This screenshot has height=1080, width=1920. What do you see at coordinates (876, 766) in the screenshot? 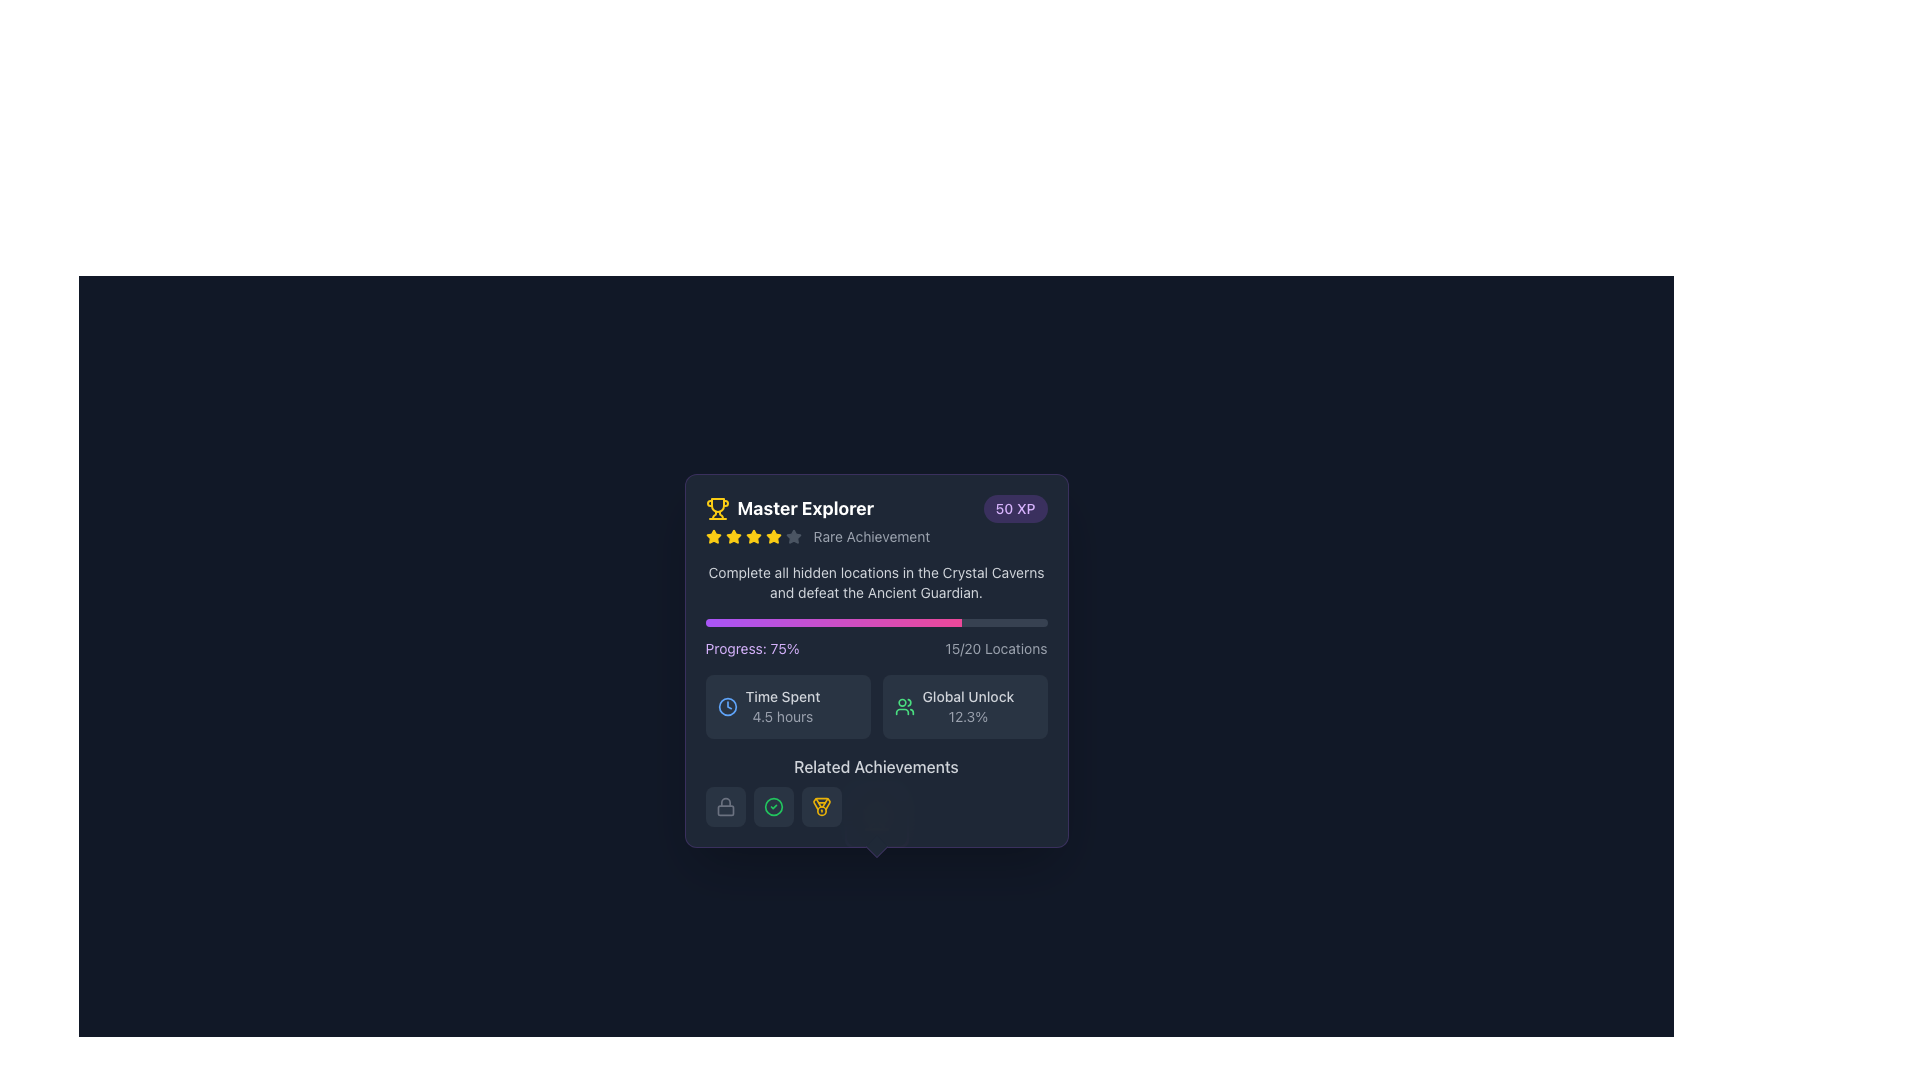
I see `static text label displaying 'Related Achievements' which is centrally positioned above a row of circular icons in the card-like interface` at bounding box center [876, 766].